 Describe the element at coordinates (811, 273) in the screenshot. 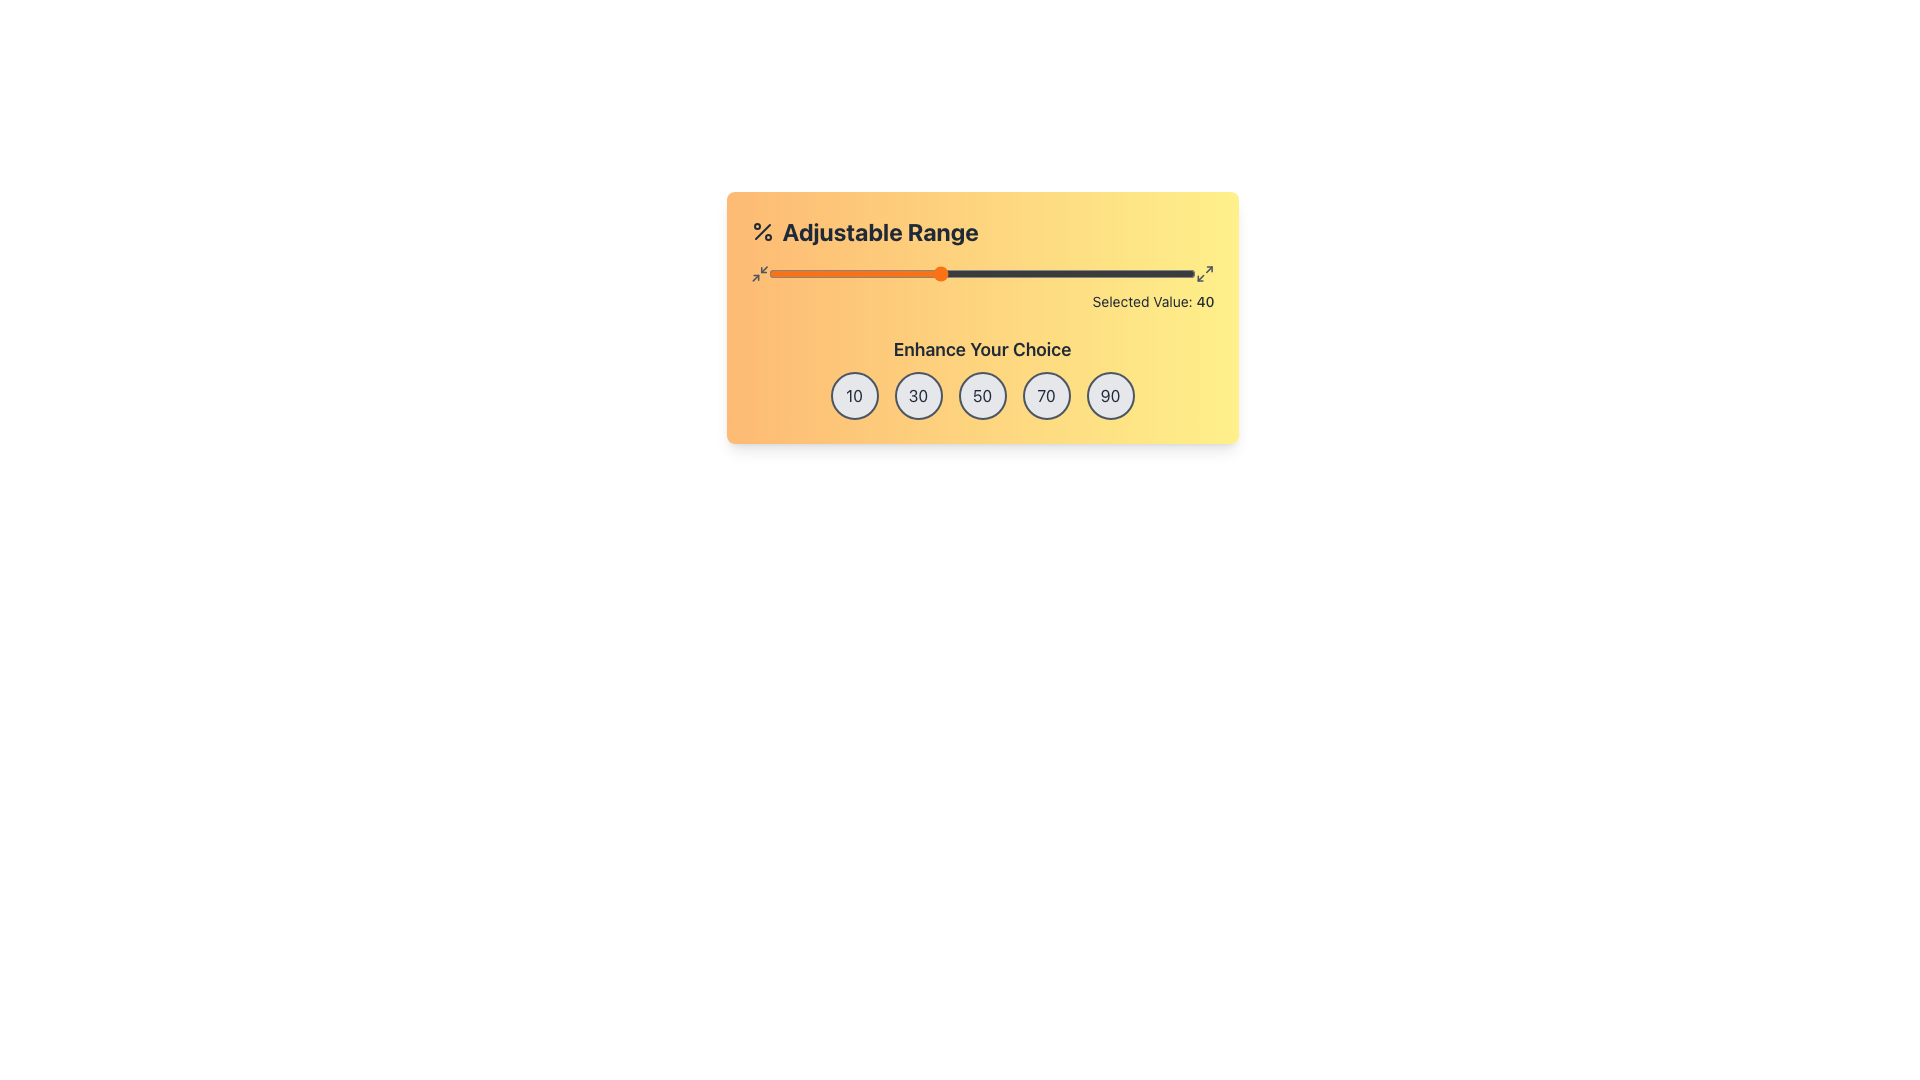

I see `the percentage` at that location.